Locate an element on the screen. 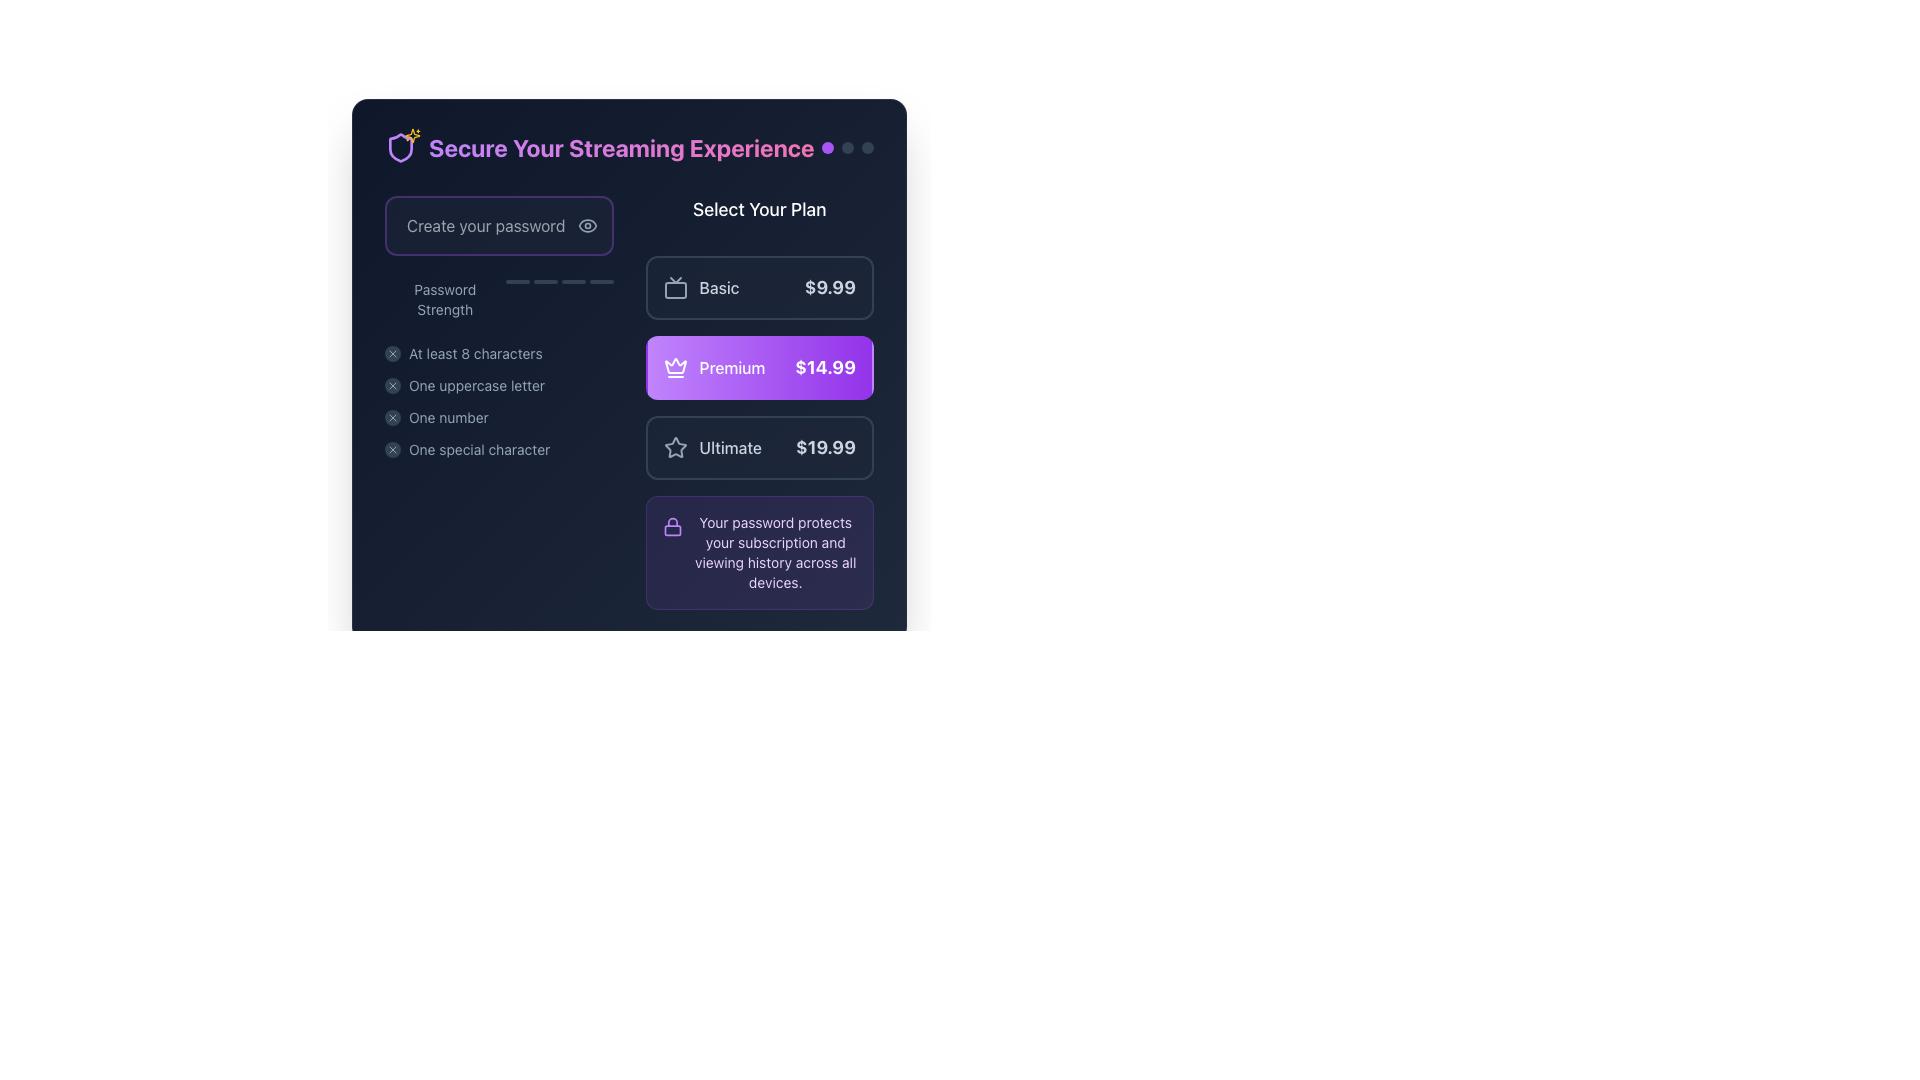 The image size is (1920, 1080). the first circular indicator with a purple background located in the top-right corner of the interface is located at coordinates (828, 146).